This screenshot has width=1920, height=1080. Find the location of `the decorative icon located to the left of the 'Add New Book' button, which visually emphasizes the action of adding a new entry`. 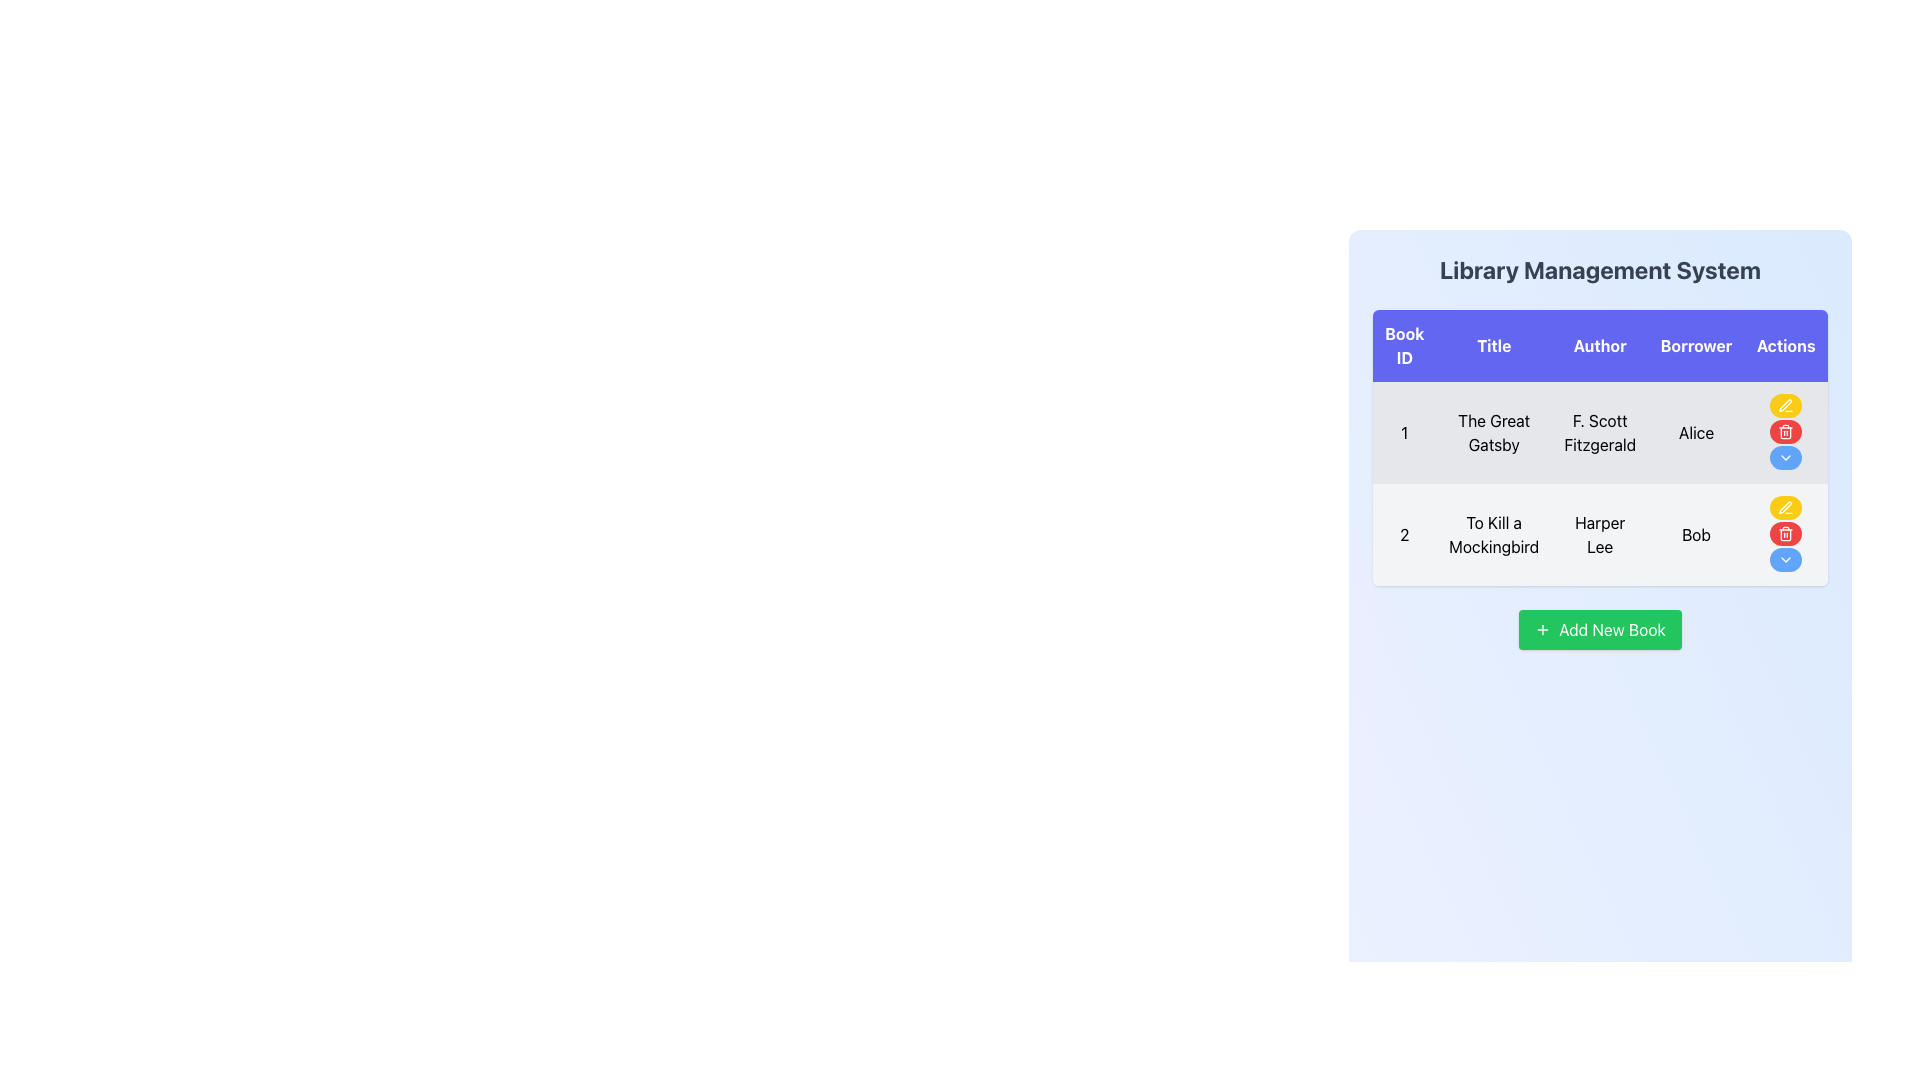

the decorative icon located to the left of the 'Add New Book' button, which visually emphasizes the action of adding a new entry is located at coordinates (1542, 628).